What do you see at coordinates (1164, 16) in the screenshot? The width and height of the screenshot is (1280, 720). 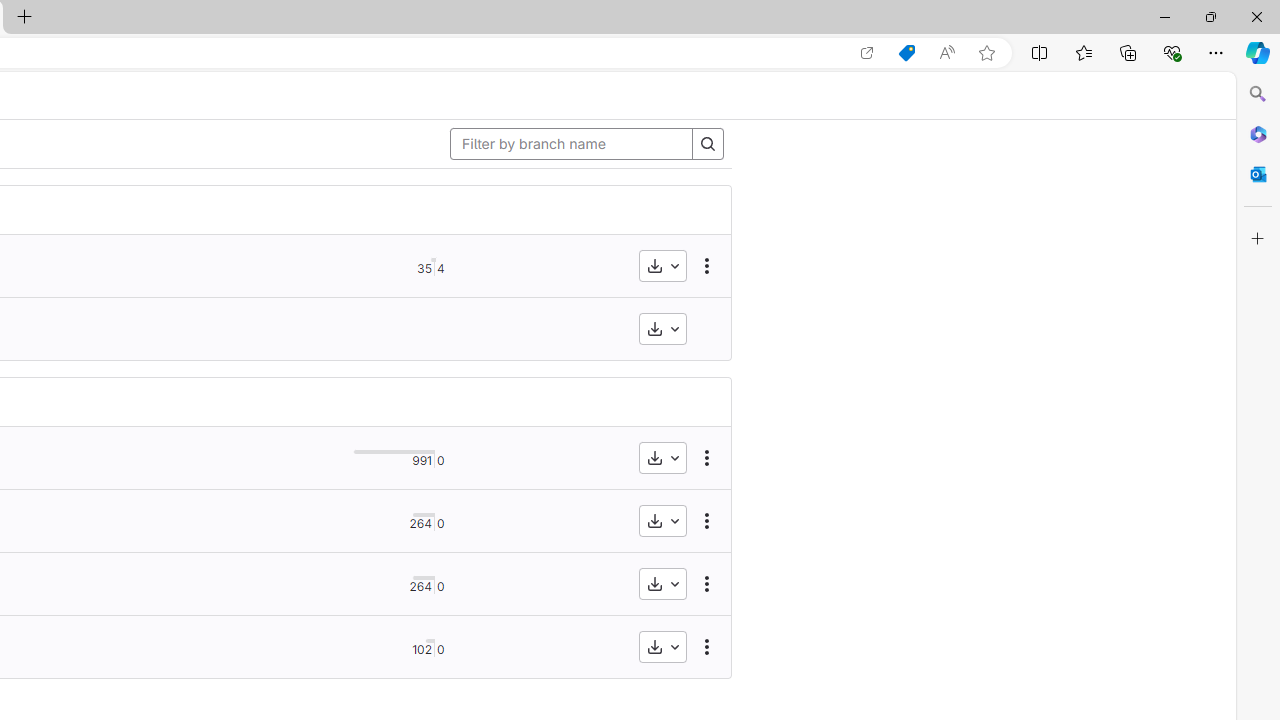 I see `'Minimize'` at bounding box center [1164, 16].